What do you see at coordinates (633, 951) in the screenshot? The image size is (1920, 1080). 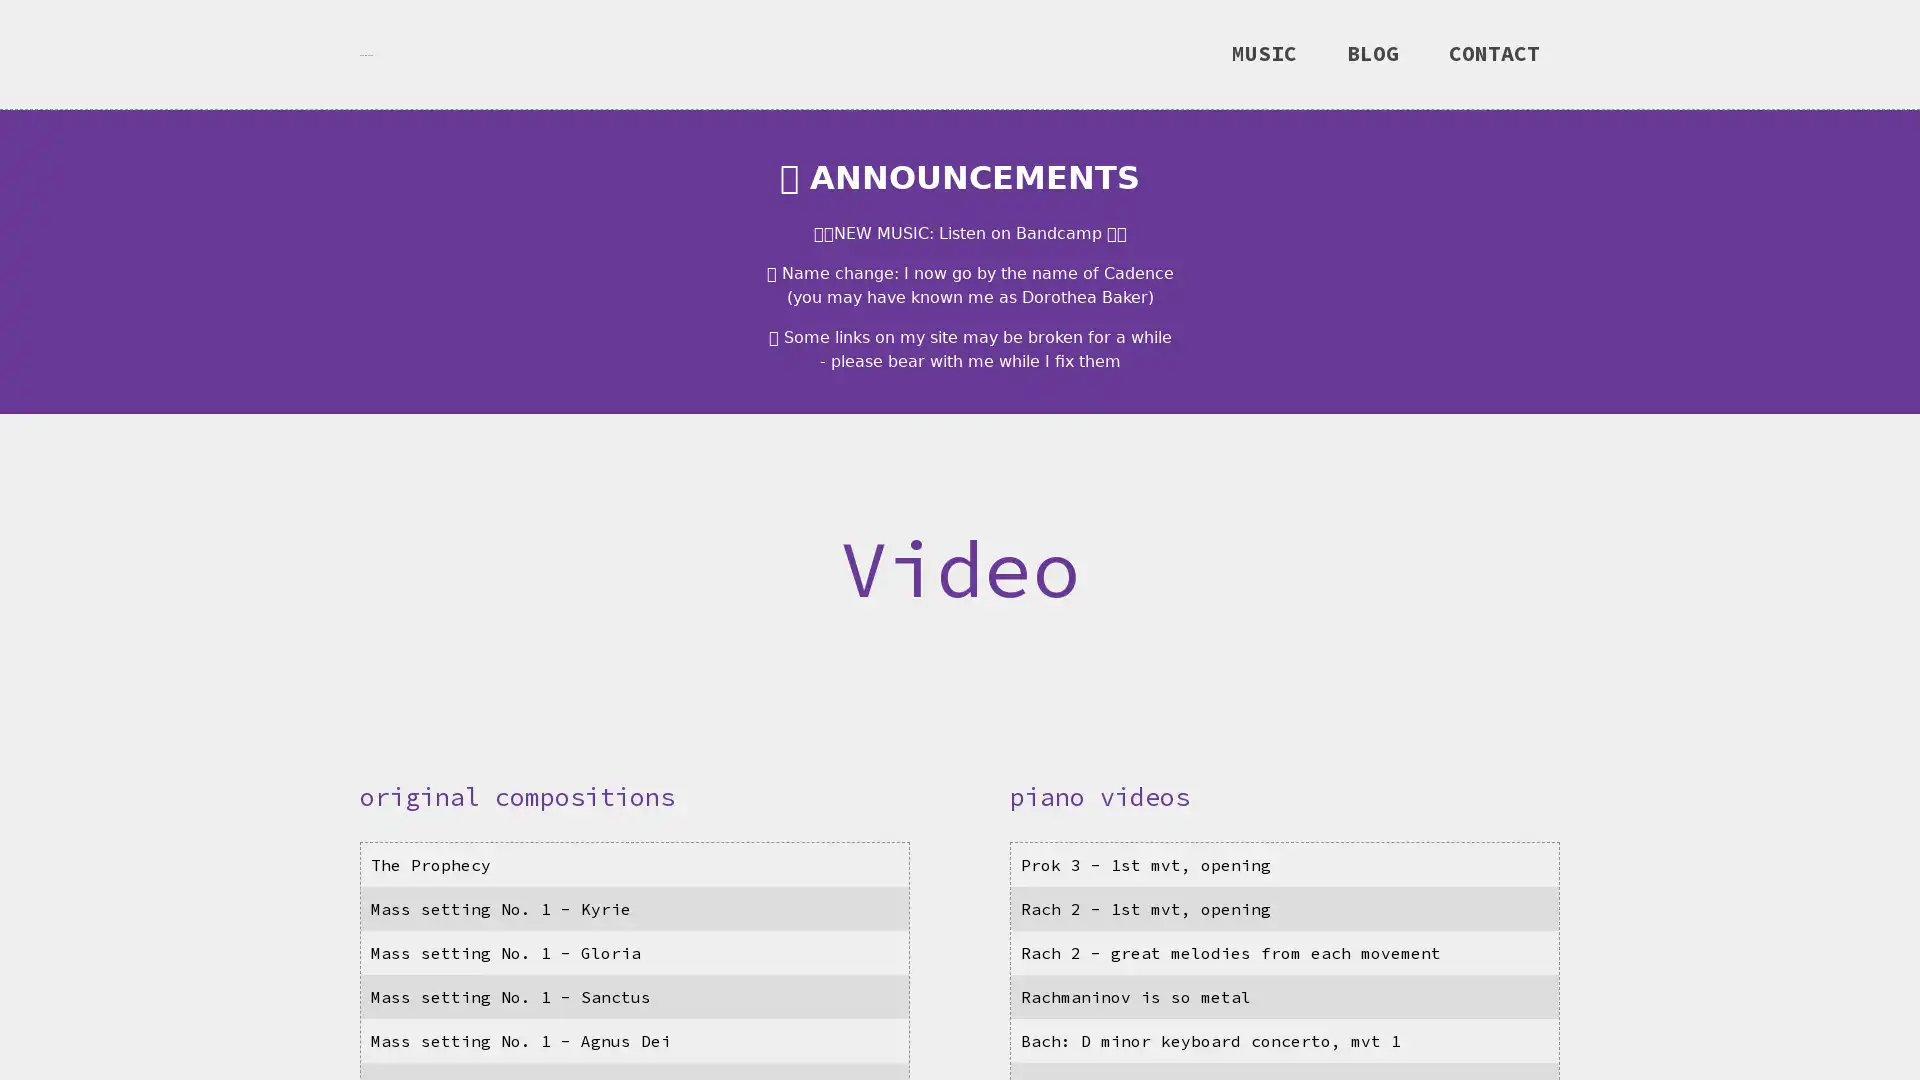 I see `video: Mass setting No. 1 - Gloria` at bounding box center [633, 951].